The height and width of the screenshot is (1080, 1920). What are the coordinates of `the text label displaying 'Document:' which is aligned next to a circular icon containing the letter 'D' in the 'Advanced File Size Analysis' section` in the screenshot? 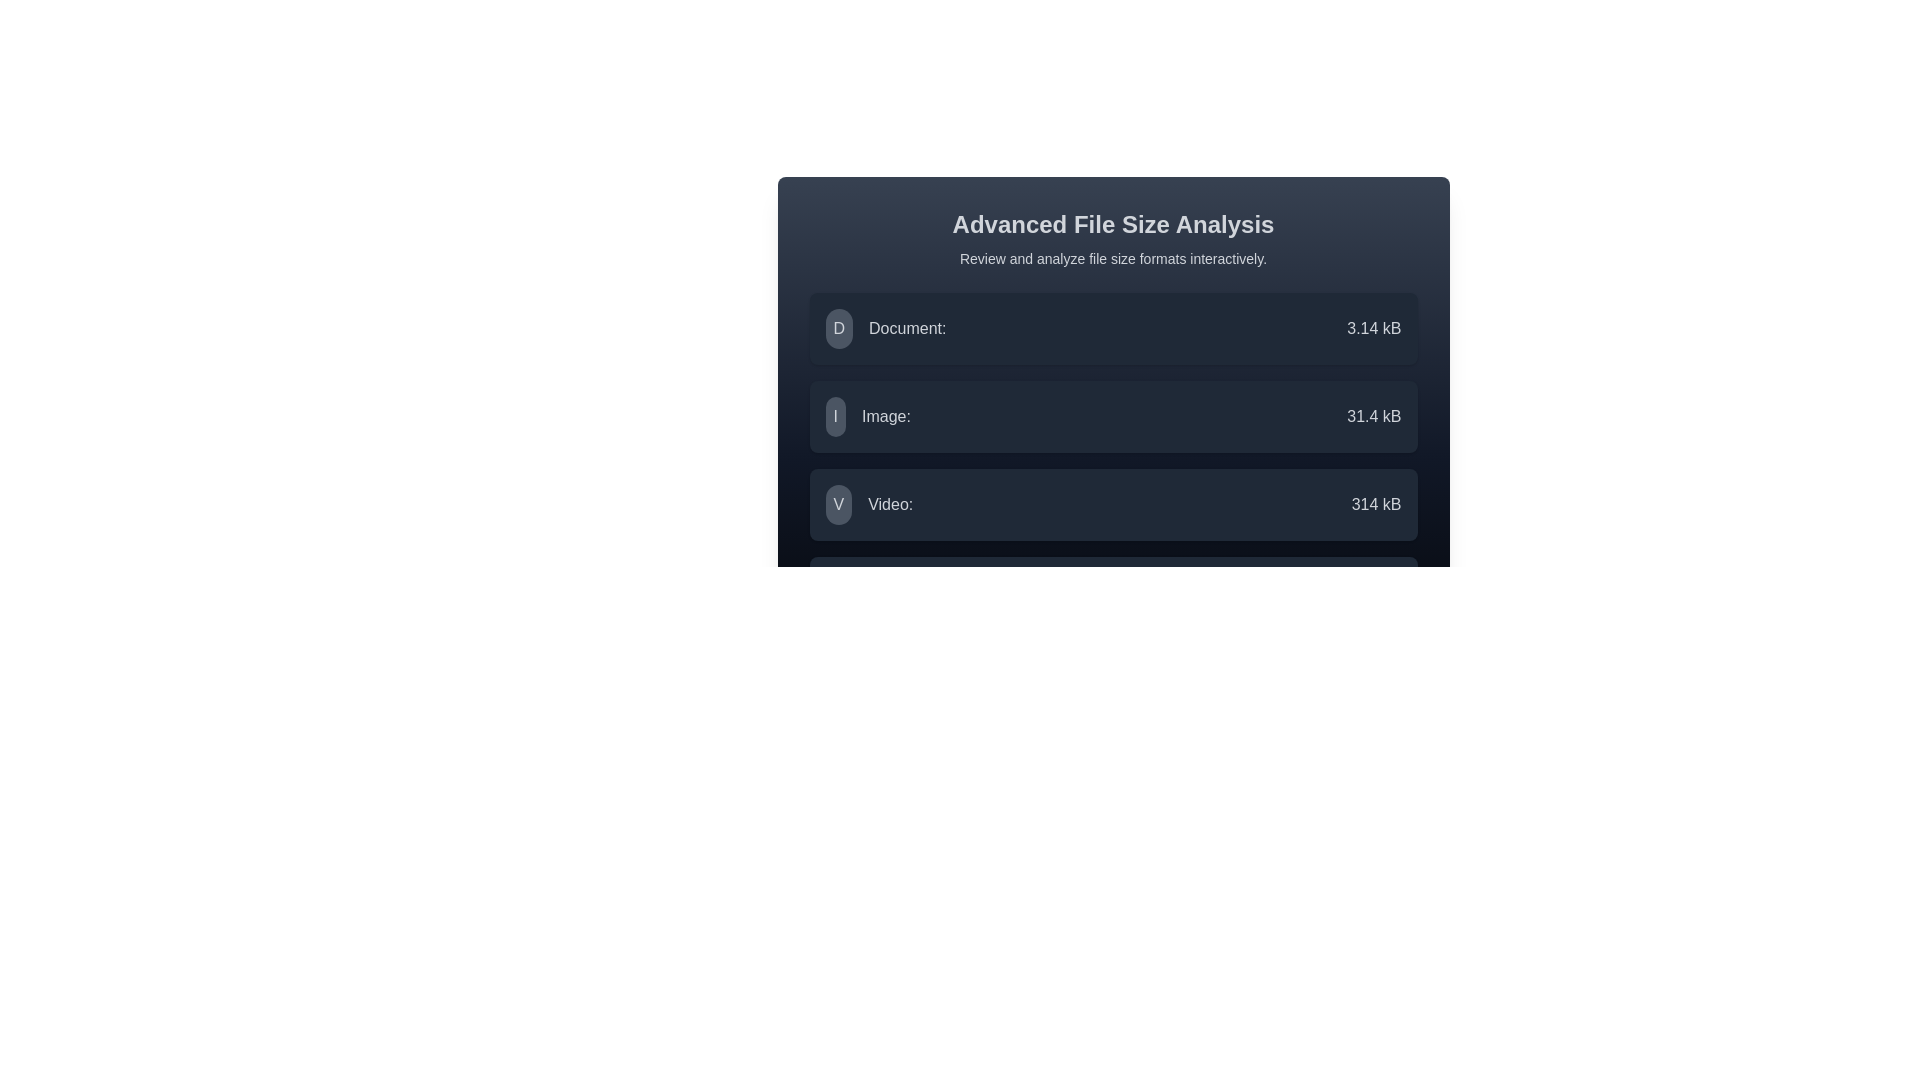 It's located at (906, 327).